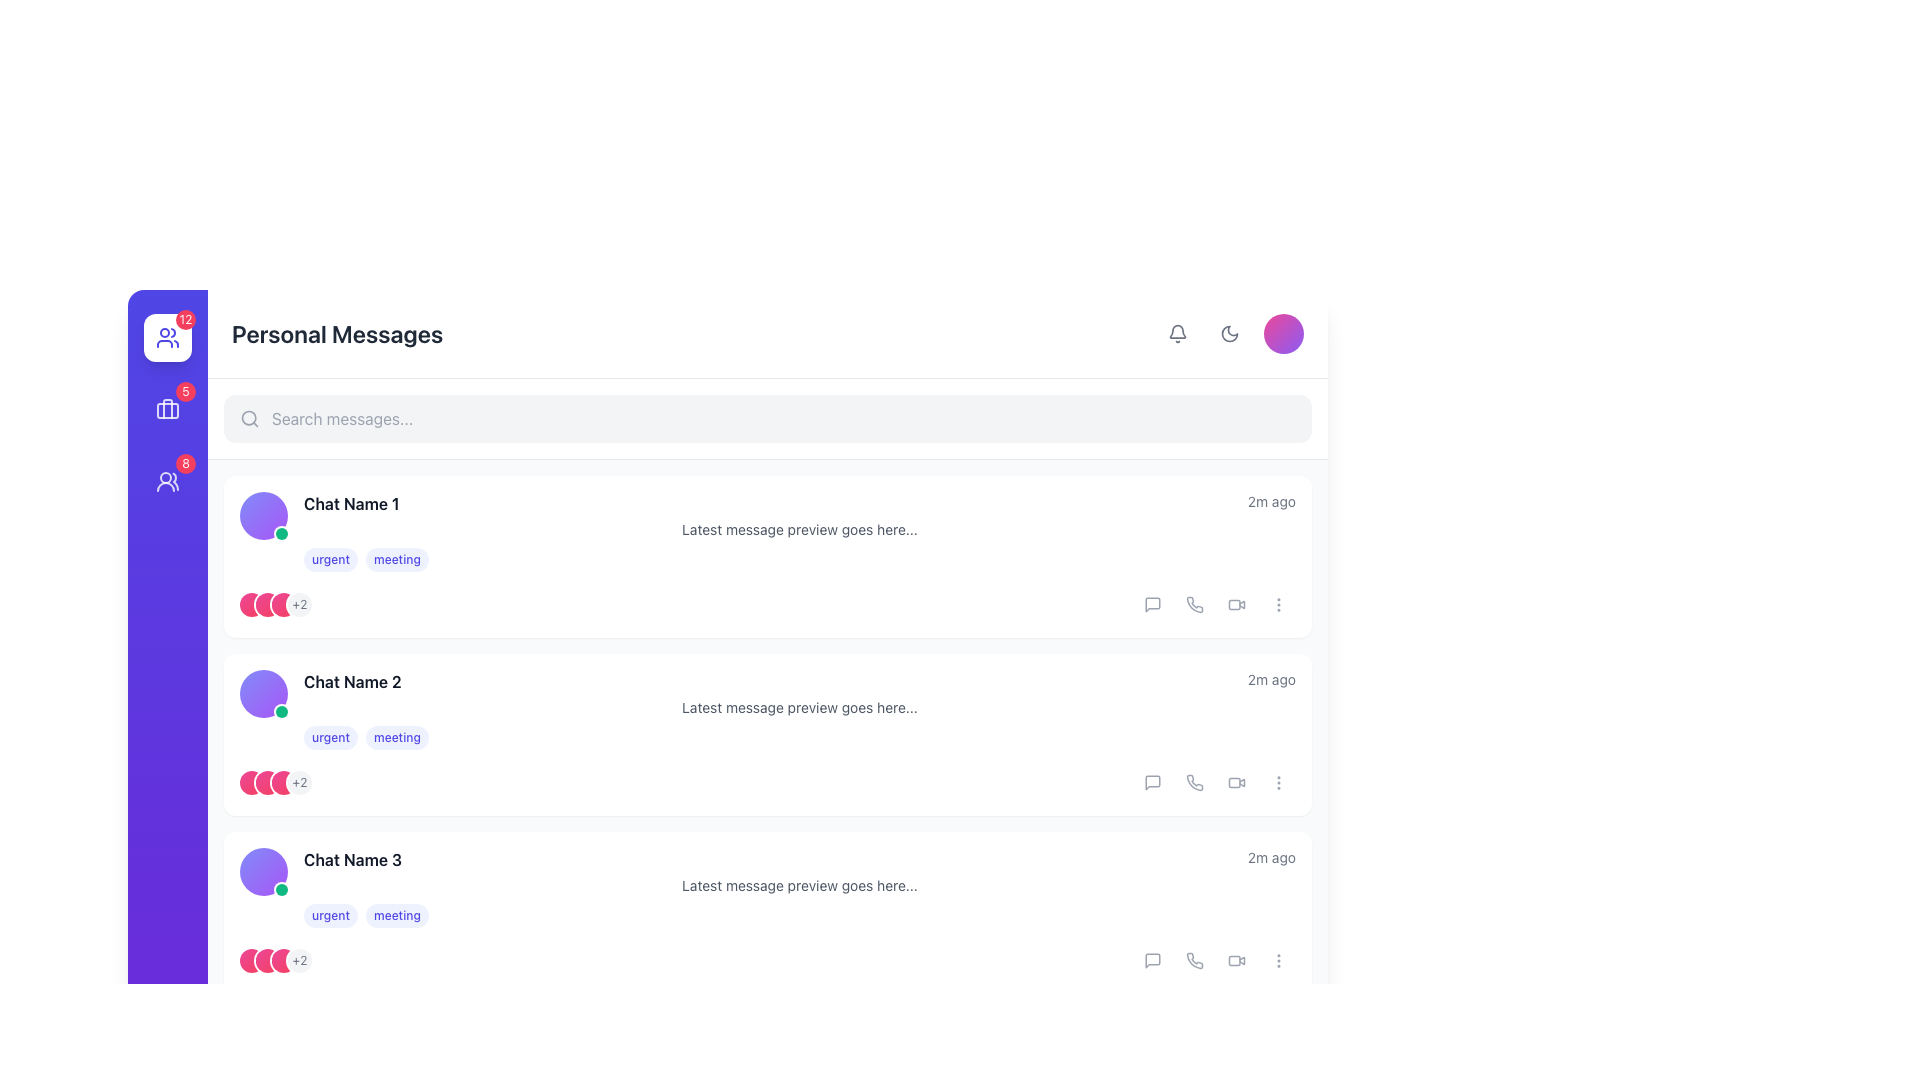 The image size is (1920, 1080). I want to click on text of the urgent label that indicates the importance of the specific chat, located to the right of the avatar in the second chat item, so click(331, 737).